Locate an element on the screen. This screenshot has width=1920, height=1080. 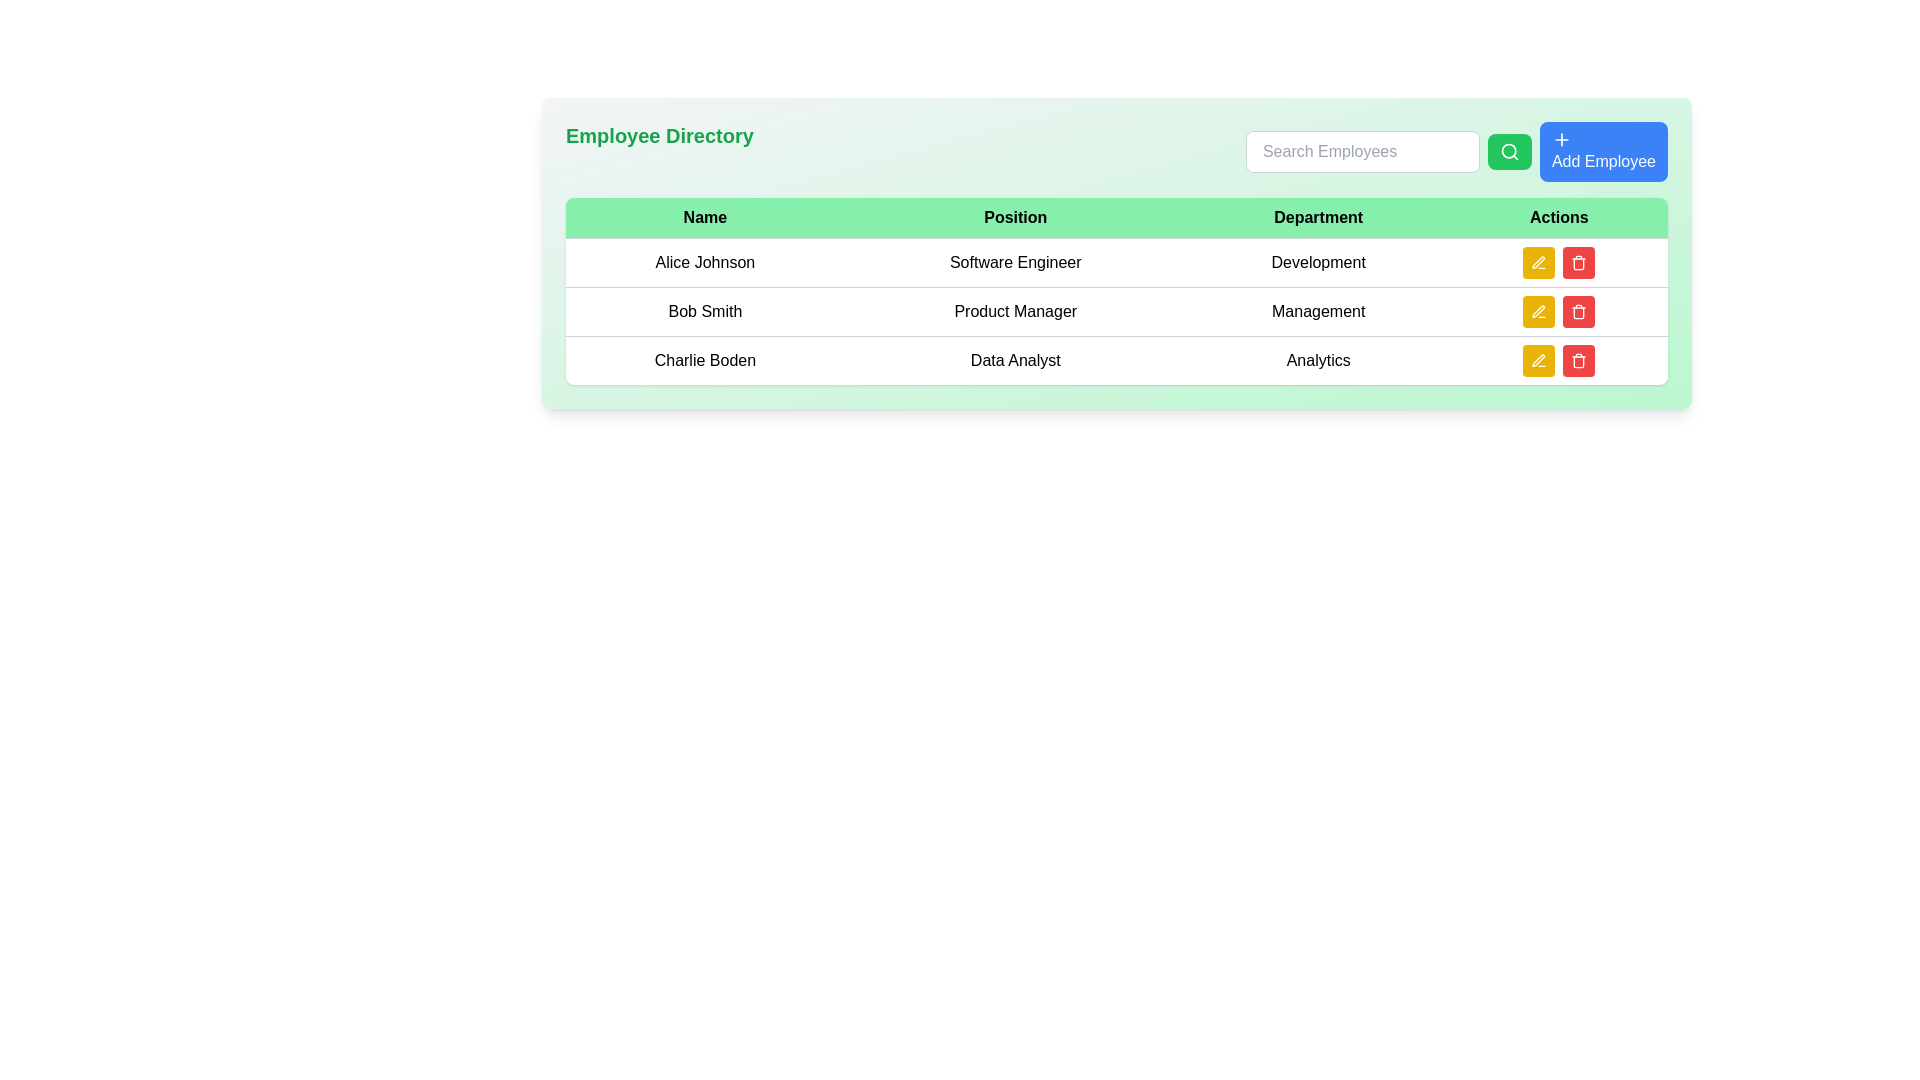
the green button with a magnifying glass icon located to the right of the 'Add Employee' button is located at coordinates (1509, 150).